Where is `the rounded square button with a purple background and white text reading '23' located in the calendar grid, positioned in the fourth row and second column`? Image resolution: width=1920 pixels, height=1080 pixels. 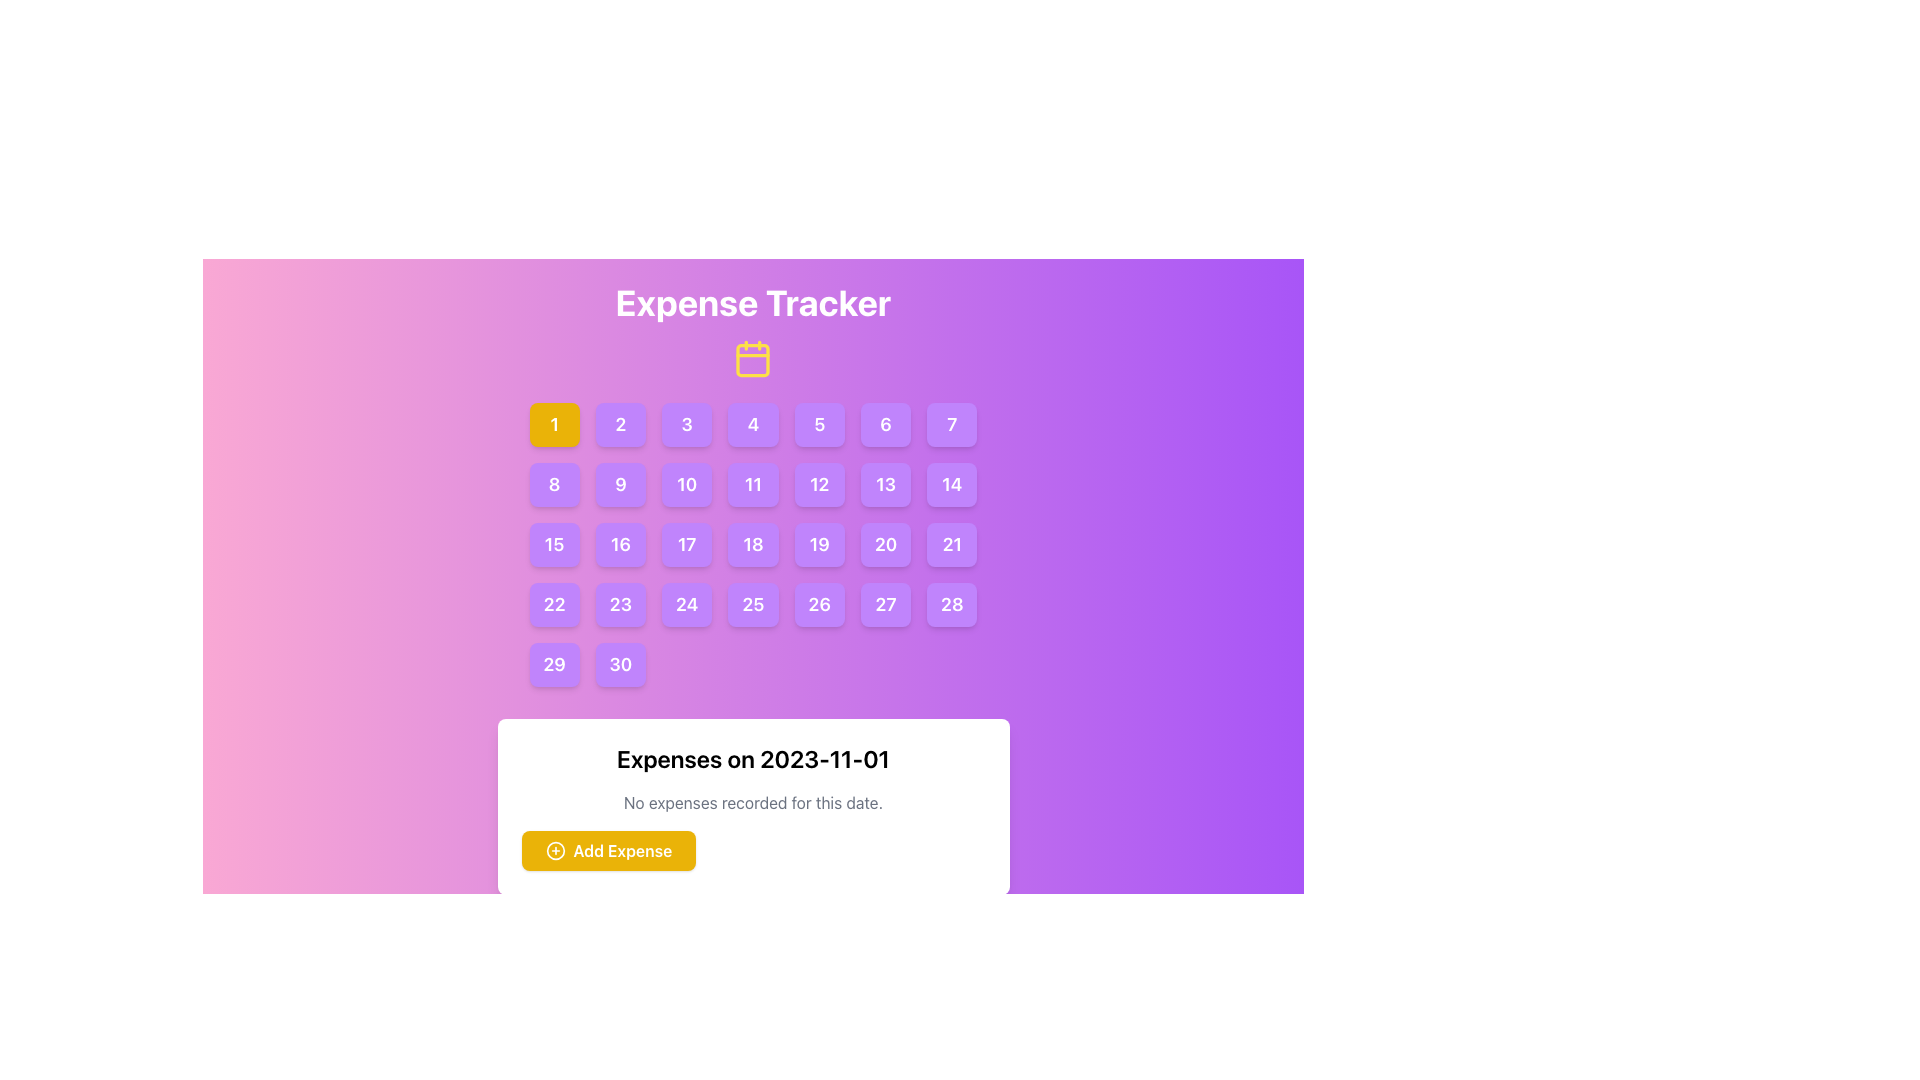 the rounded square button with a purple background and white text reading '23' located in the calendar grid, positioned in the fourth row and second column is located at coordinates (619, 604).